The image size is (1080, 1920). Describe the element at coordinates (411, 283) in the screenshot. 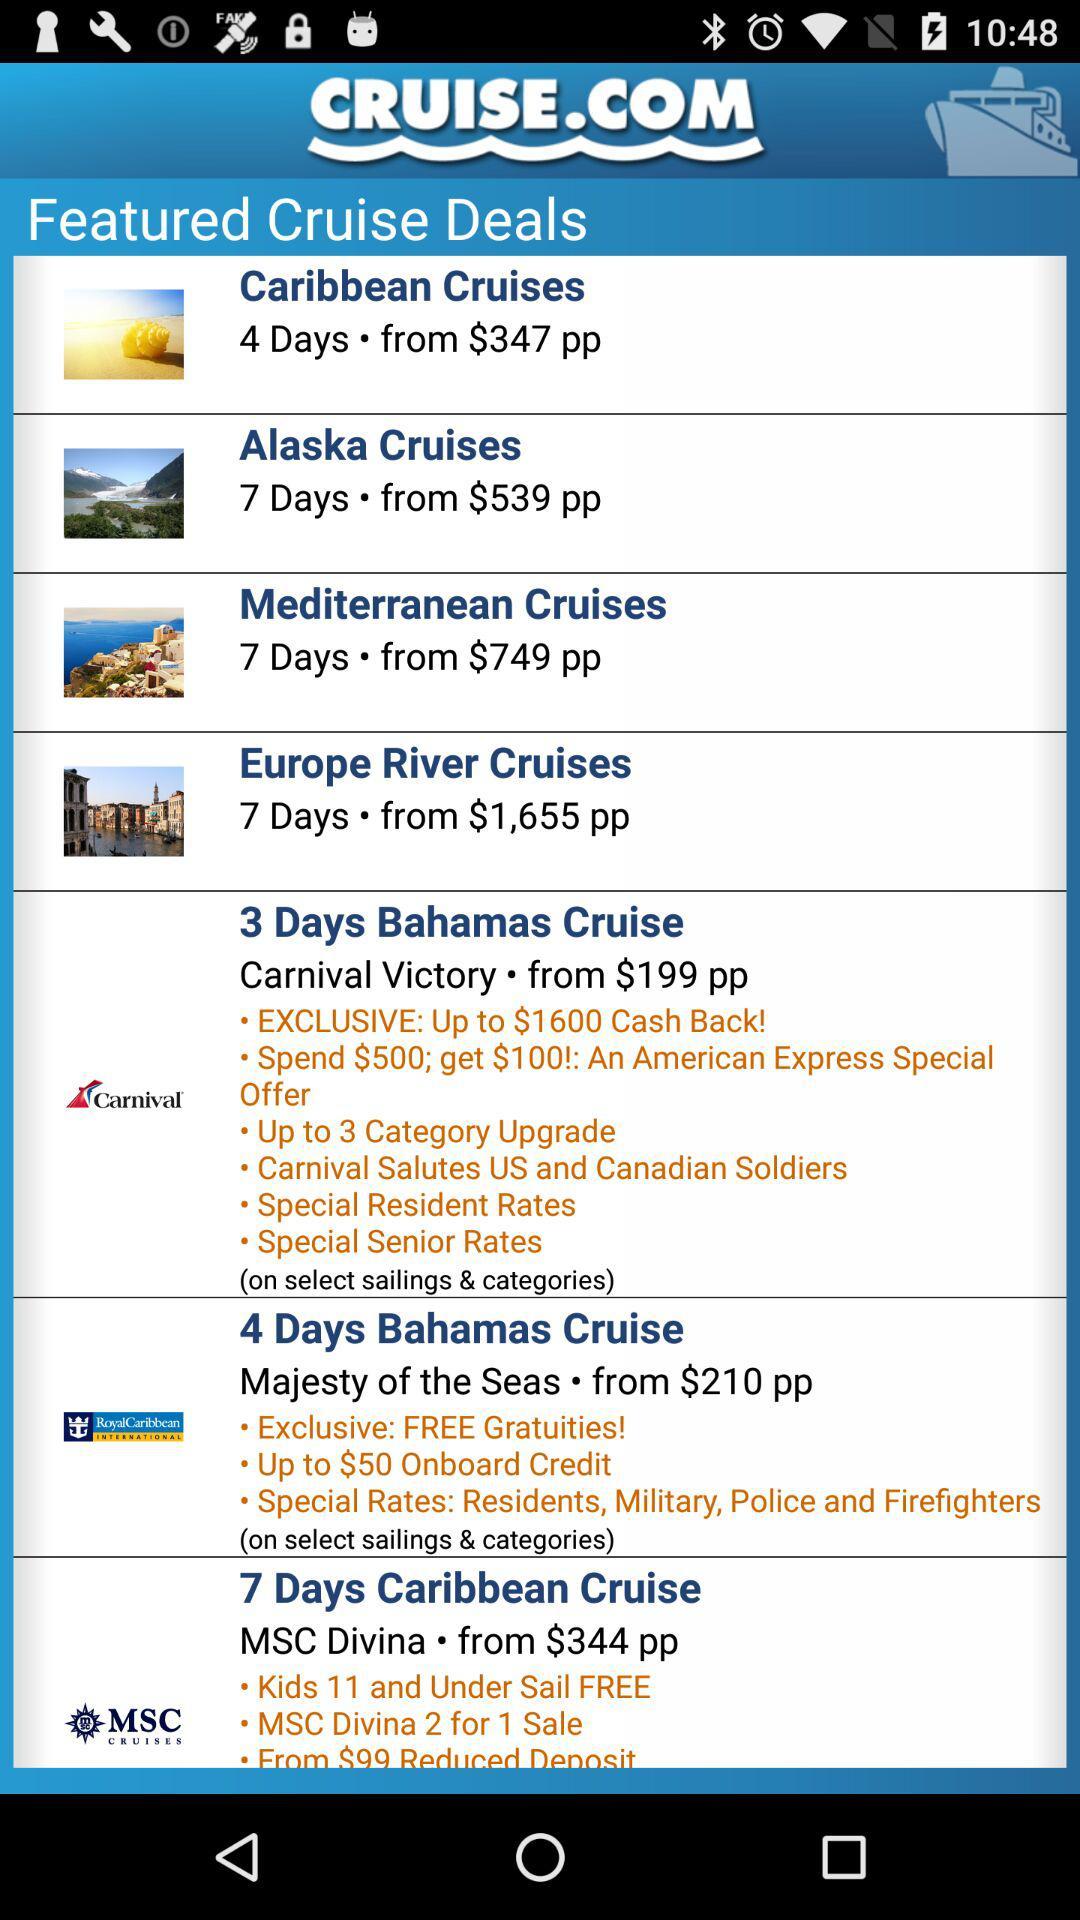

I see `caribbean cruises icon` at that location.